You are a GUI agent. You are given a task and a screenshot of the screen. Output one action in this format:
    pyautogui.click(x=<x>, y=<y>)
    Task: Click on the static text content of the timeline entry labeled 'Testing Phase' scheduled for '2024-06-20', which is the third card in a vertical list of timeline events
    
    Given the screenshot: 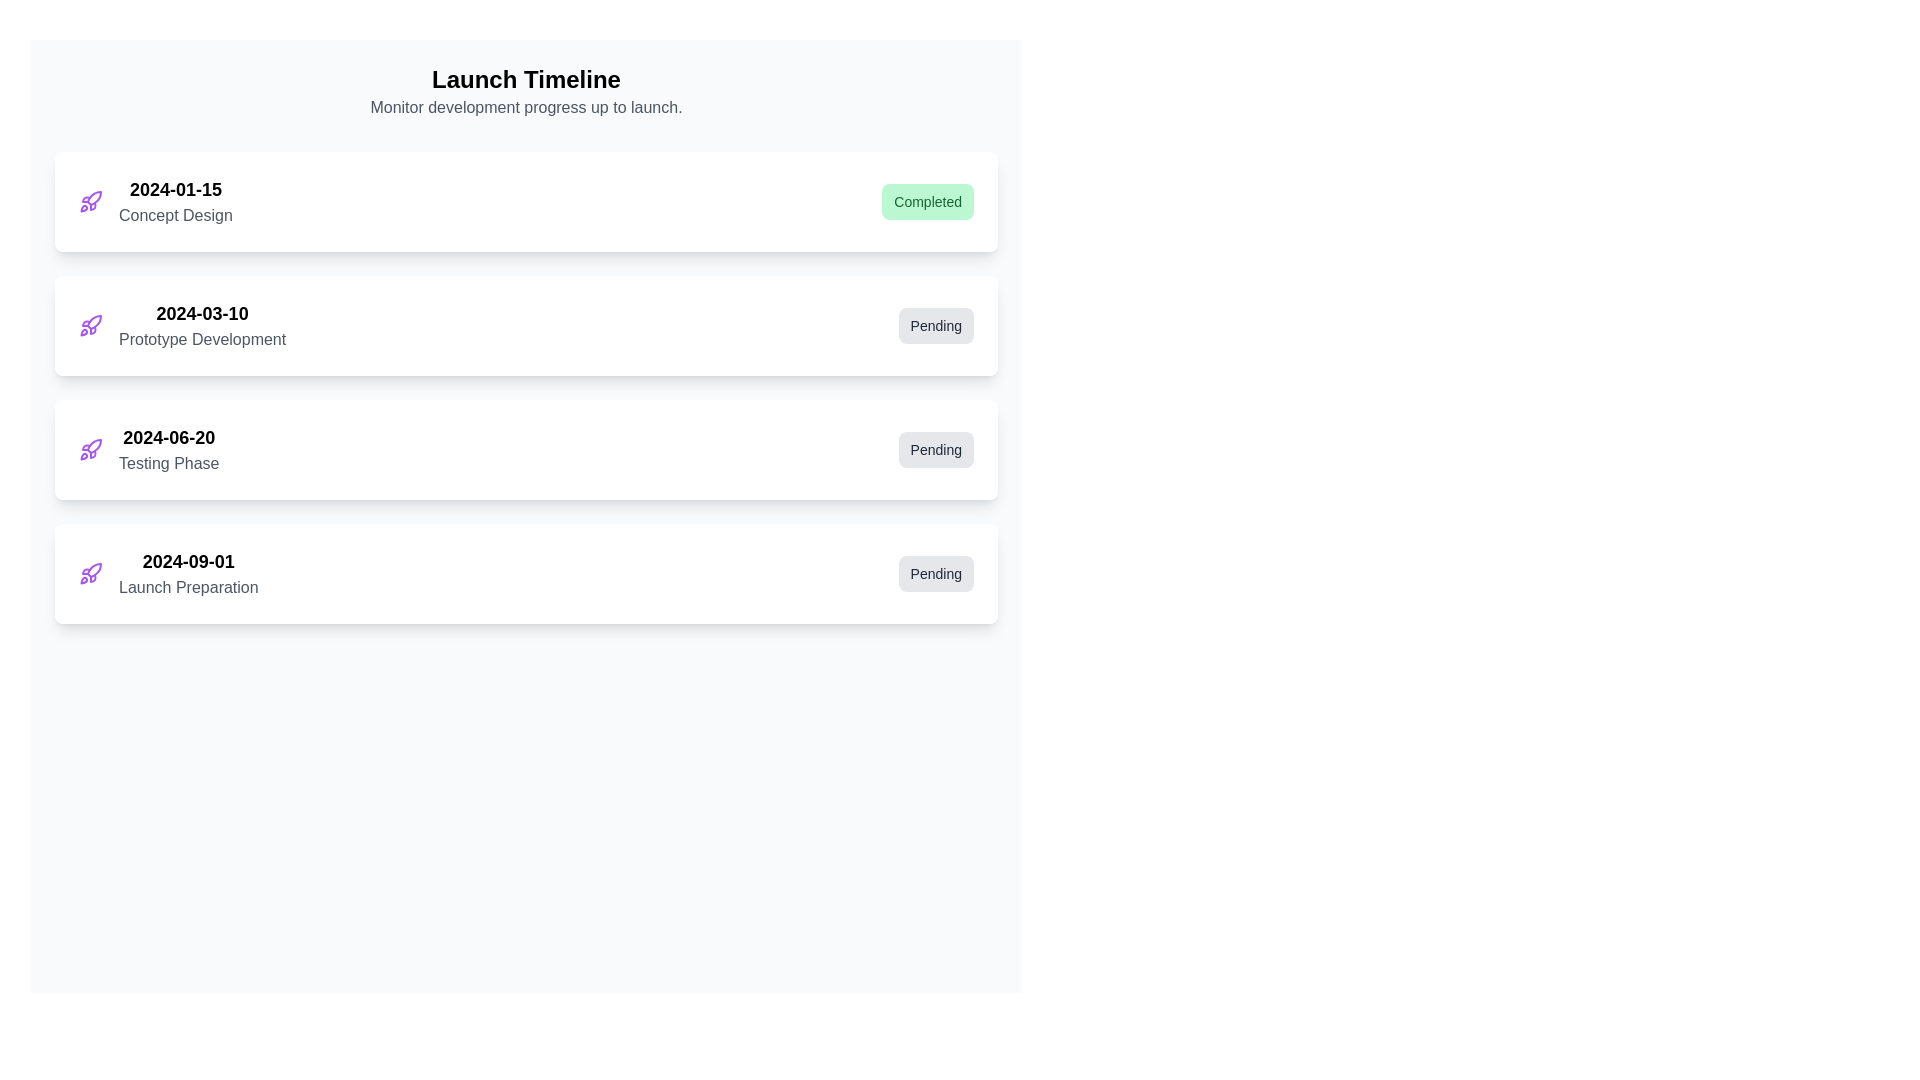 What is the action you would take?
    pyautogui.click(x=169, y=450)
    